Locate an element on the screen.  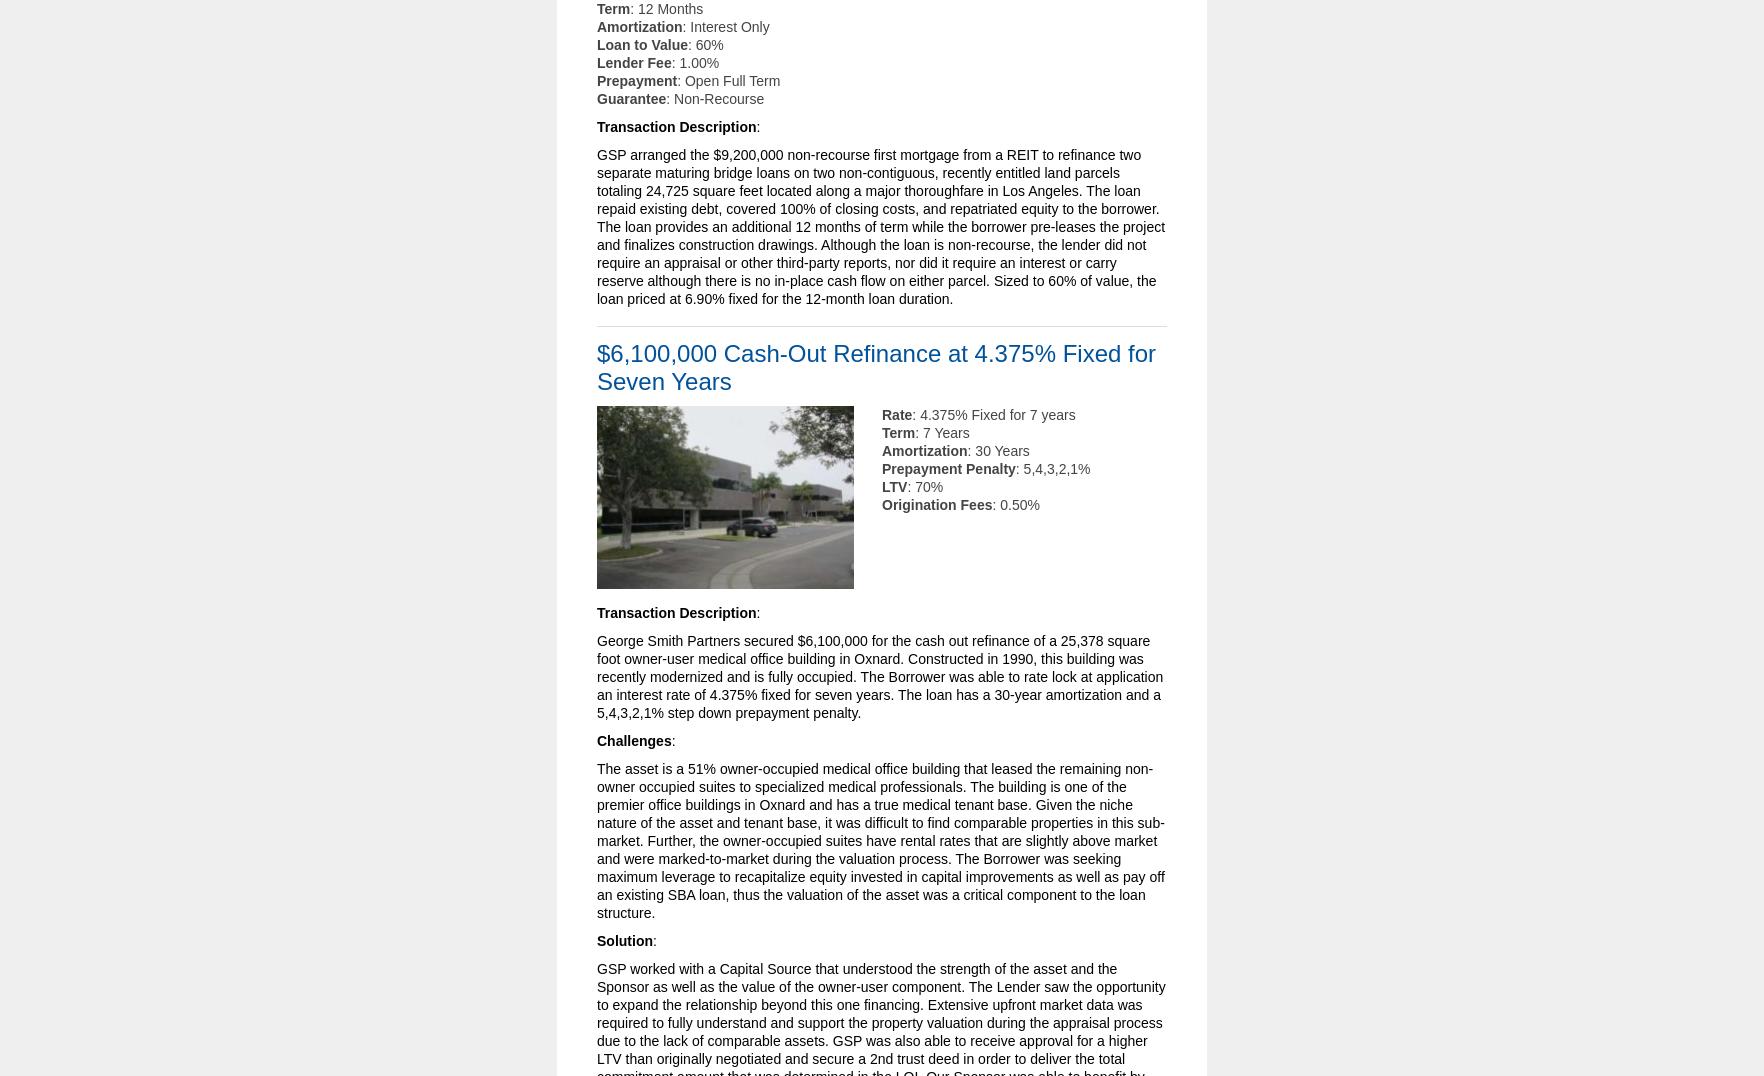
': 0.50%' is located at coordinates (1014, 504).